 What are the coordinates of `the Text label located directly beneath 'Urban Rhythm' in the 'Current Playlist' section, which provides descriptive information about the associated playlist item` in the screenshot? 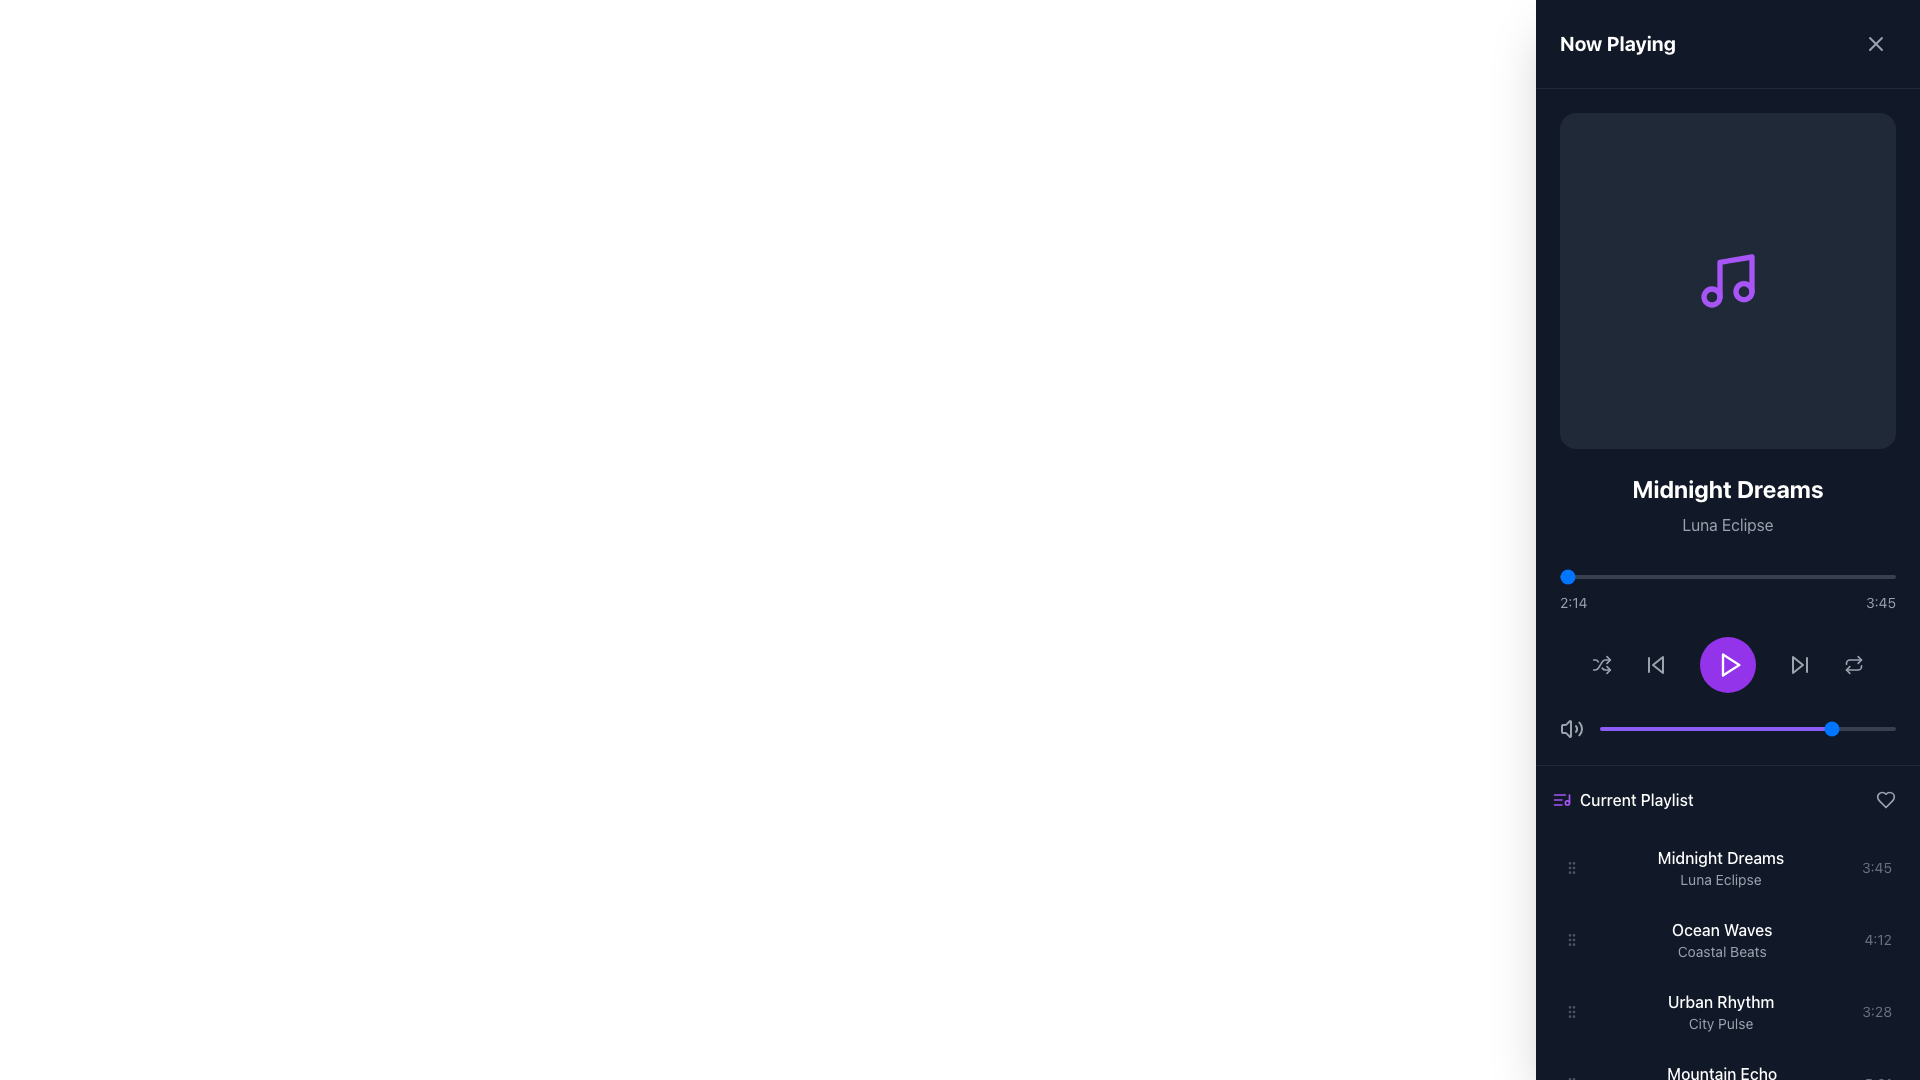 It's located at (1720, 1023).